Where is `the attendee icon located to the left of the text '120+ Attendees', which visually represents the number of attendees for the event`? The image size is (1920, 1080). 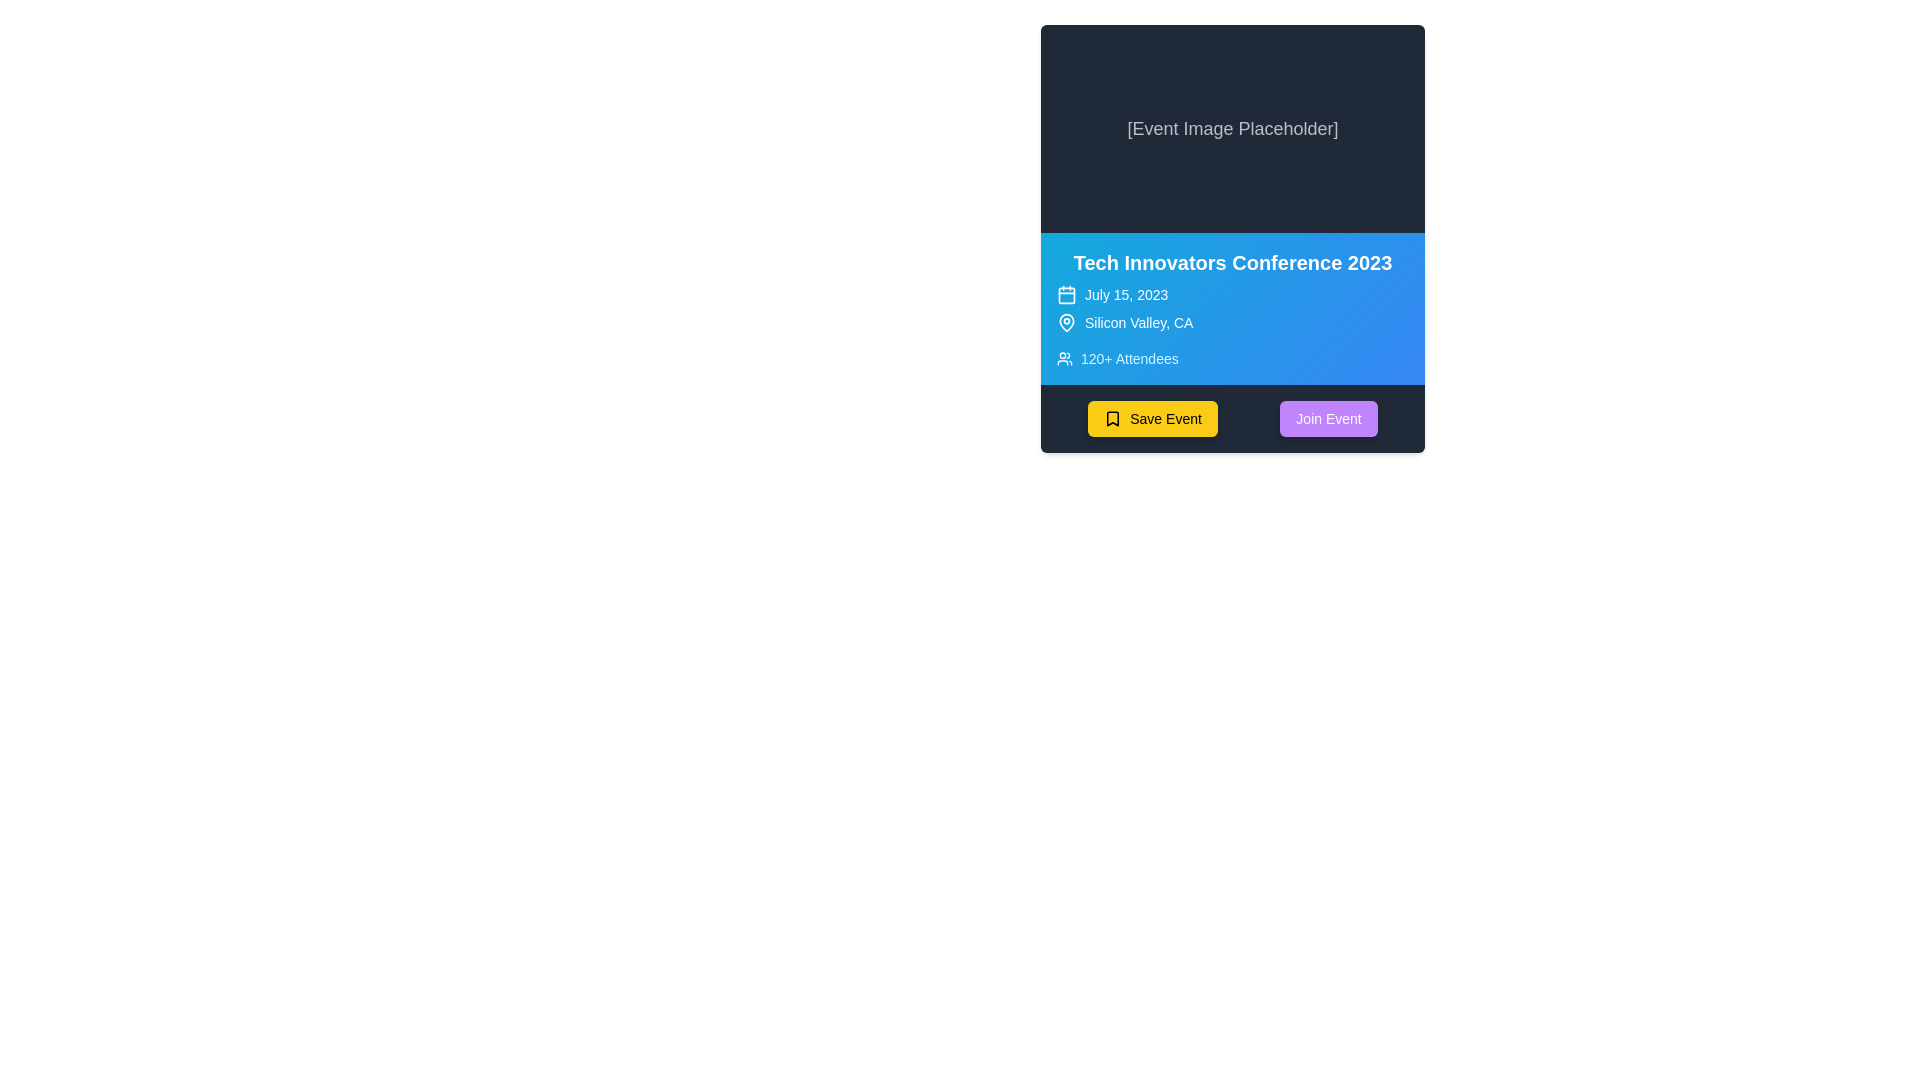 the attendee icon located to the left of the text '120+ Attendees', which visually represents the number of attendees for the event is located at coordinates (1064, 357).